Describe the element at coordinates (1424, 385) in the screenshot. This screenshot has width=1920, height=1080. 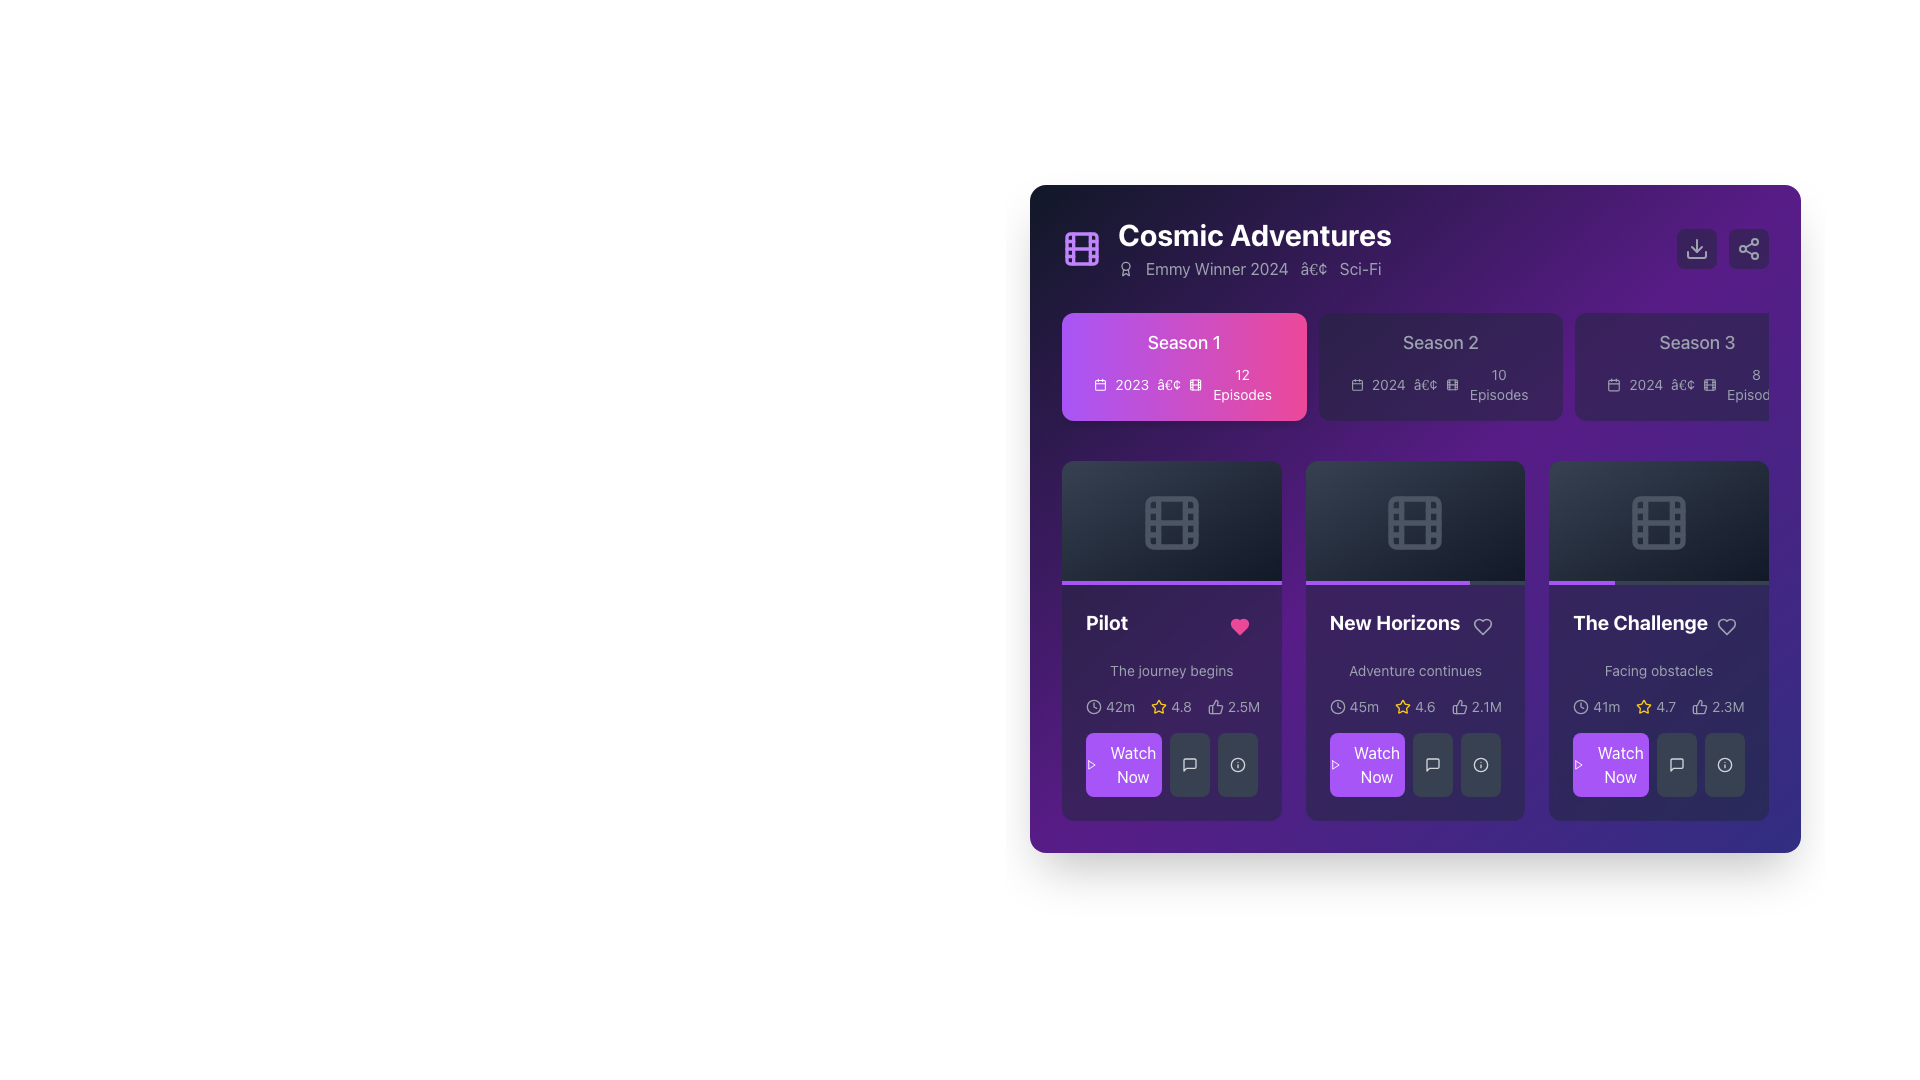
I see `the separator character located in the 'Season 2' section of the 'Cosmic Adventures' show interface, which visually organizes text components by dividing them` at that location.